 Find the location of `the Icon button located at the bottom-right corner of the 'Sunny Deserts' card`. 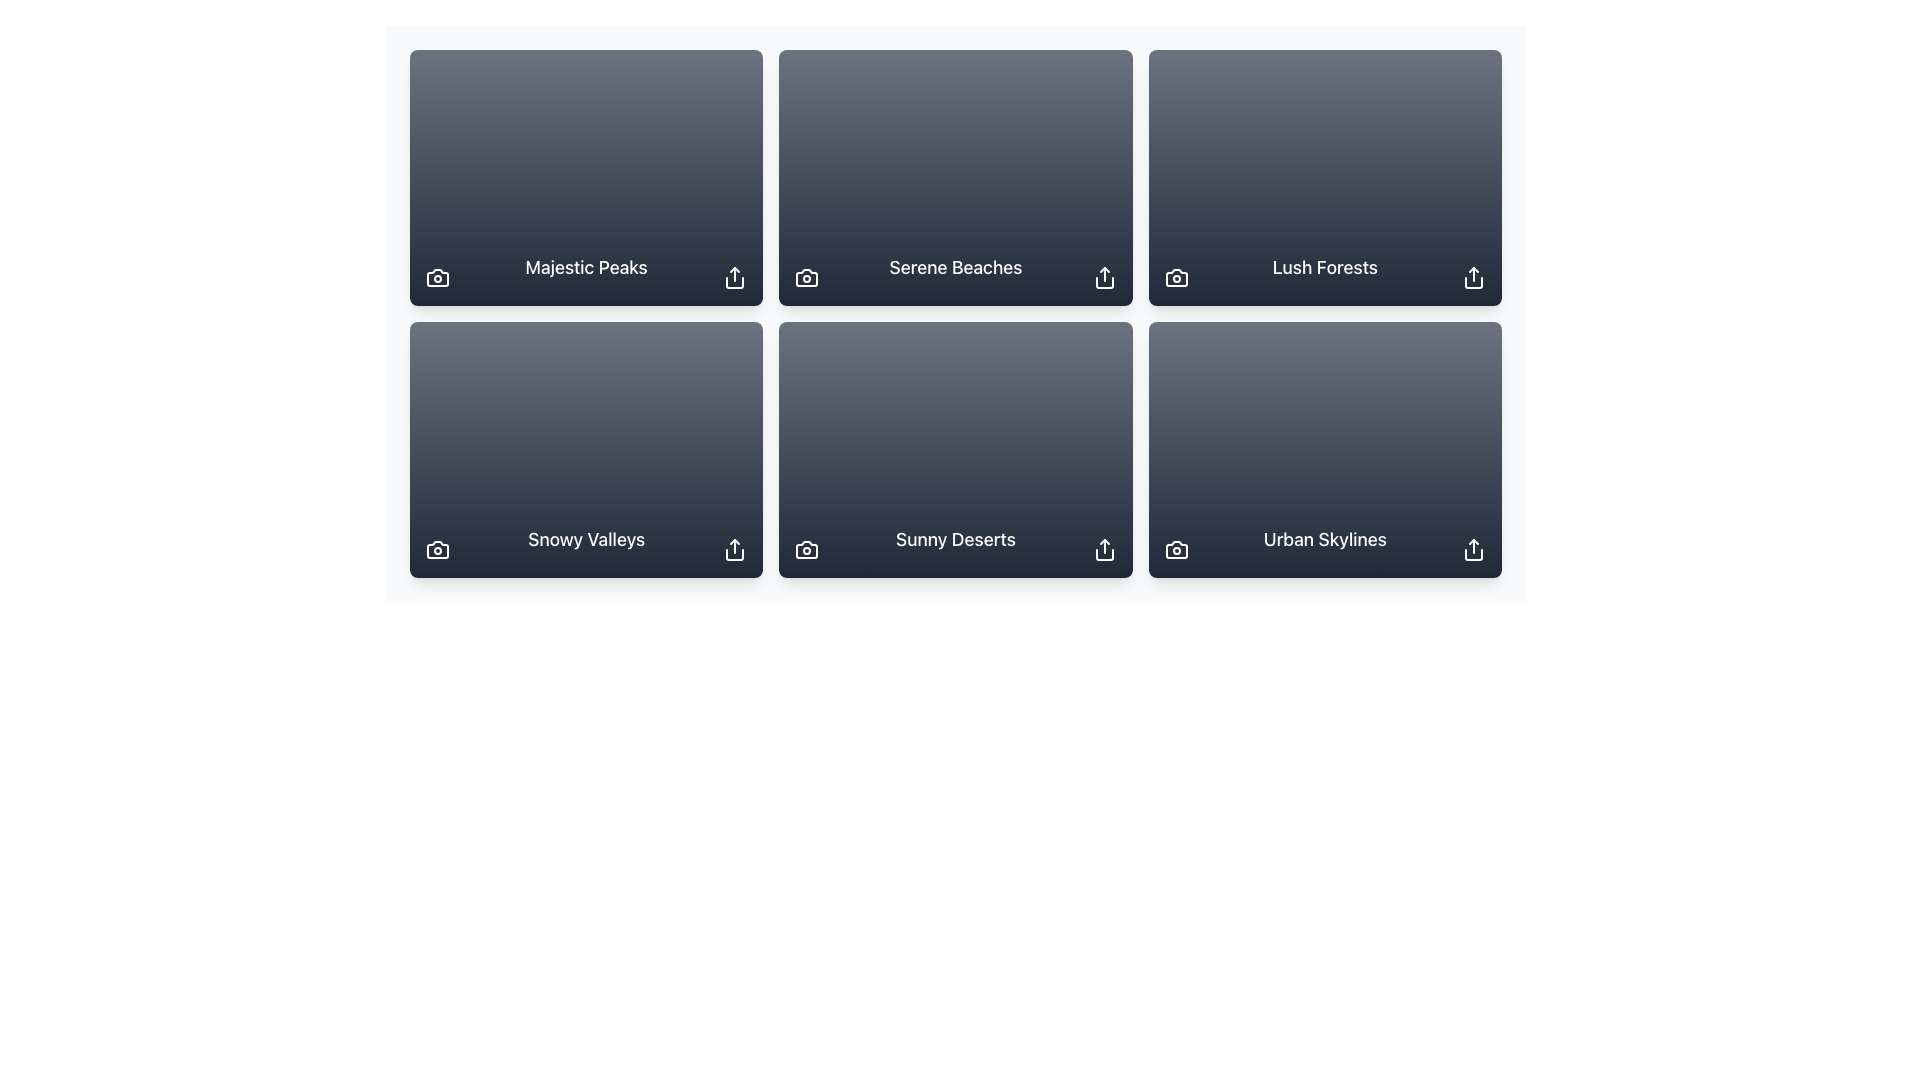

the Icon button located at the bottom-right corner of the 'Sunny Deserts' card is located at coordinates (1103, 550).